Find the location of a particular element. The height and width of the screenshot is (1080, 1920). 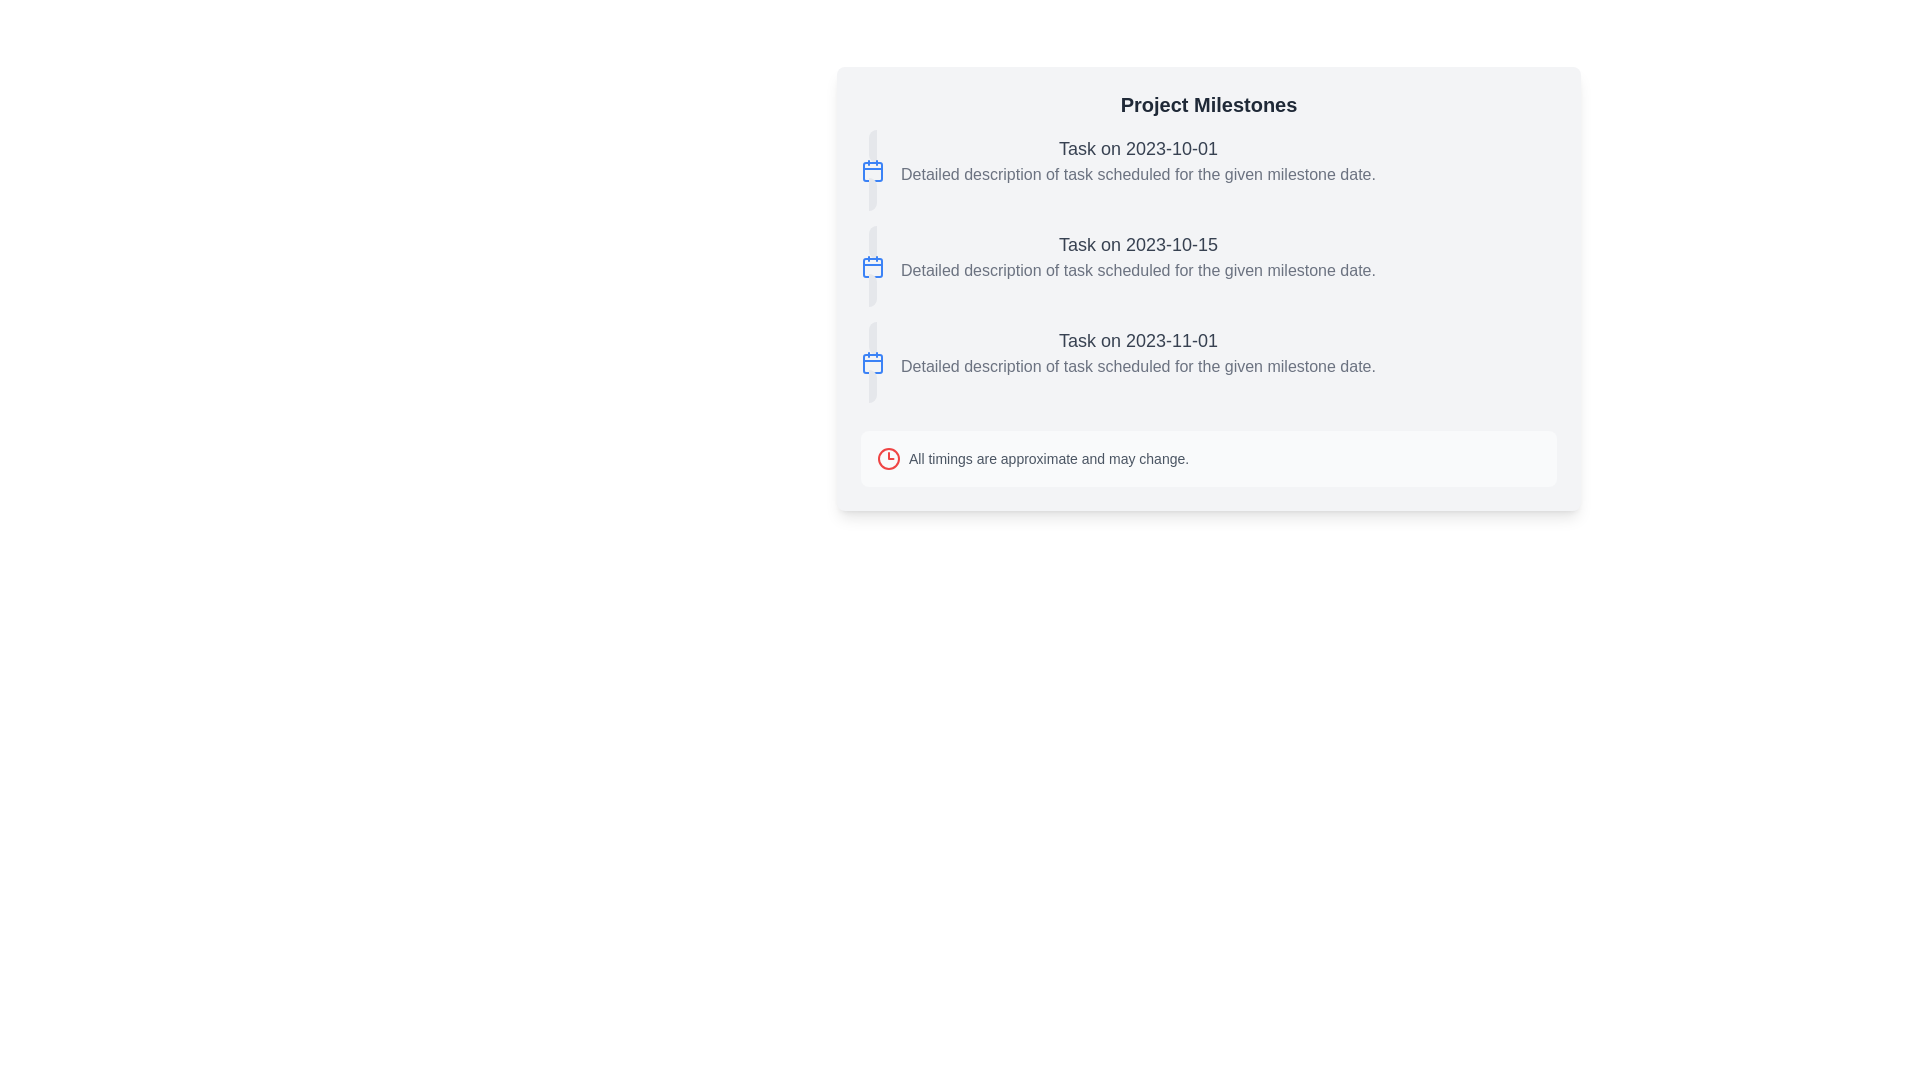

the third Text Block in the 'Project Milestones' section that describes the task scheduled on '2023-11-01' is located at coordinates (1138, 352).